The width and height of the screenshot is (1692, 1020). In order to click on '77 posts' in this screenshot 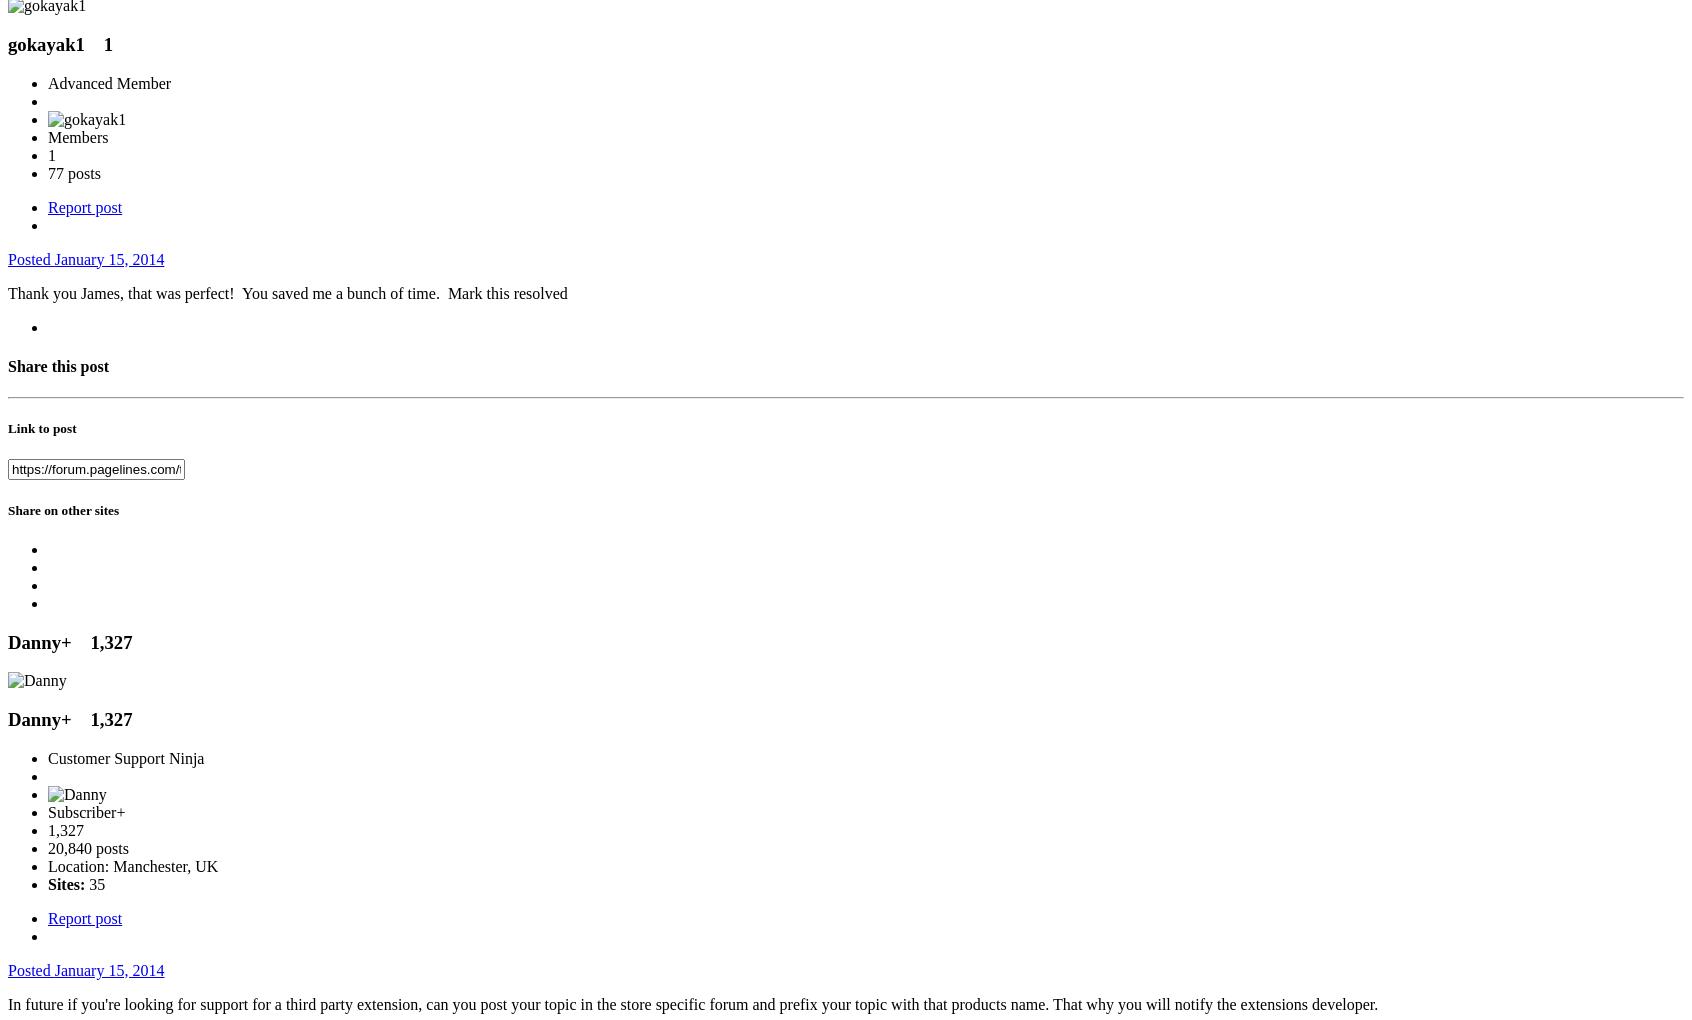, I will do `click(73, 171)`.